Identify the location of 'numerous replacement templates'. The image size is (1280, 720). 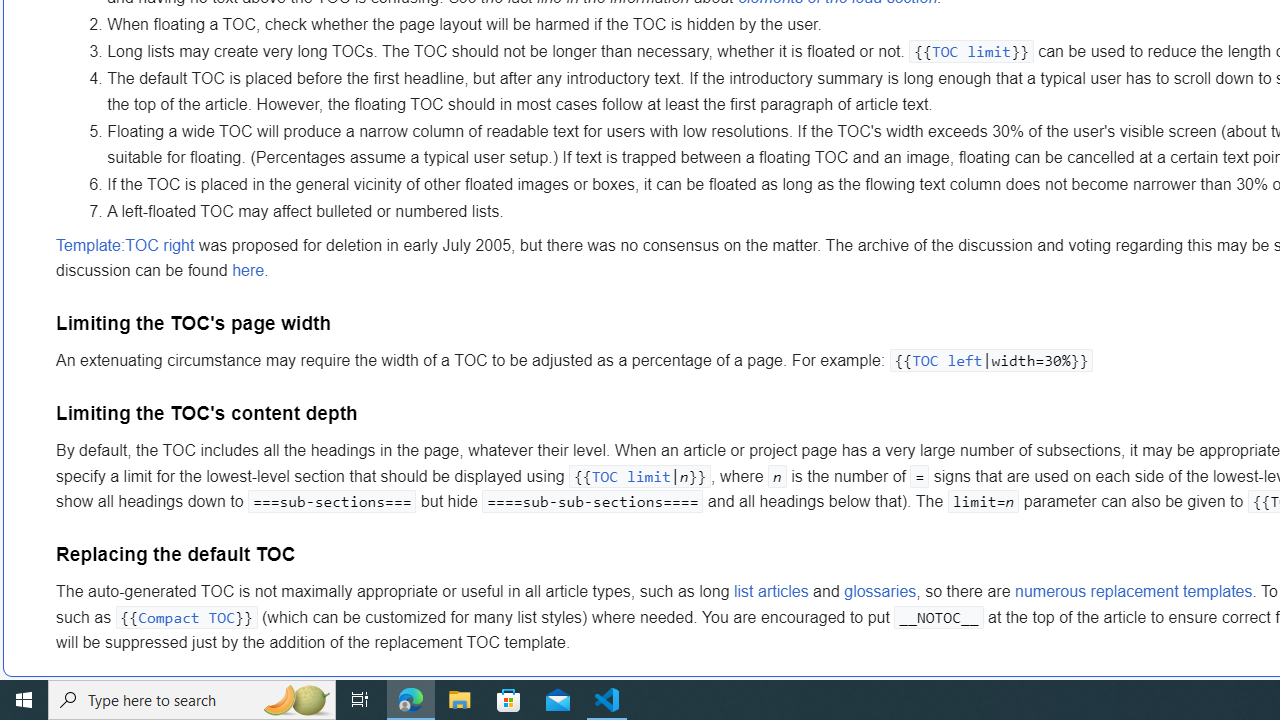
(1134, 591).